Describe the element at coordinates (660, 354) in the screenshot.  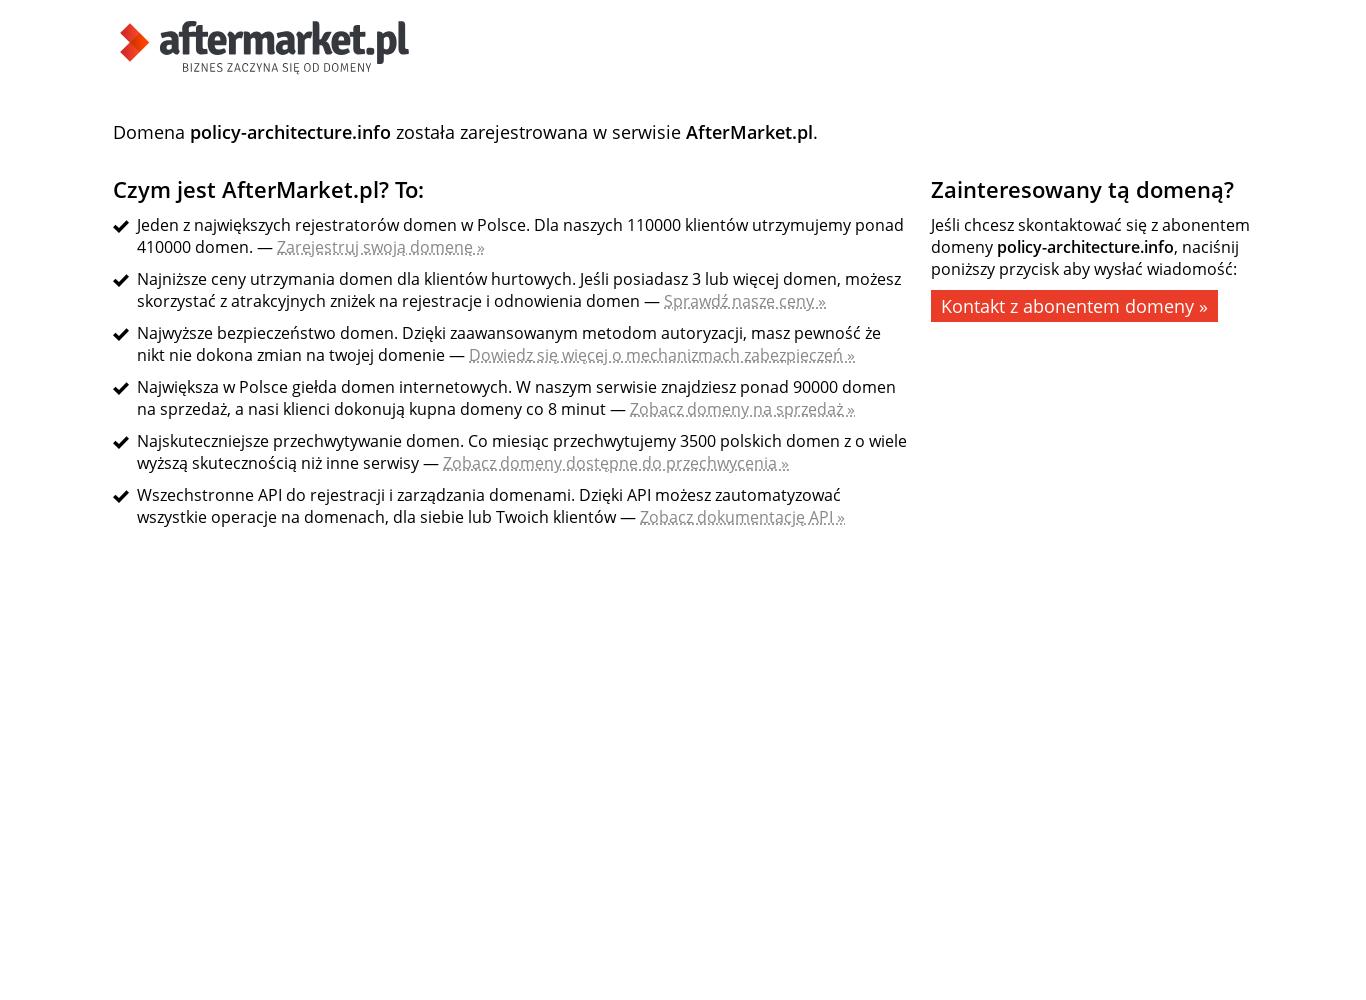
I see `'Dowiedz się więcej o mechanizmach zabezpieczeń »'` at that location.